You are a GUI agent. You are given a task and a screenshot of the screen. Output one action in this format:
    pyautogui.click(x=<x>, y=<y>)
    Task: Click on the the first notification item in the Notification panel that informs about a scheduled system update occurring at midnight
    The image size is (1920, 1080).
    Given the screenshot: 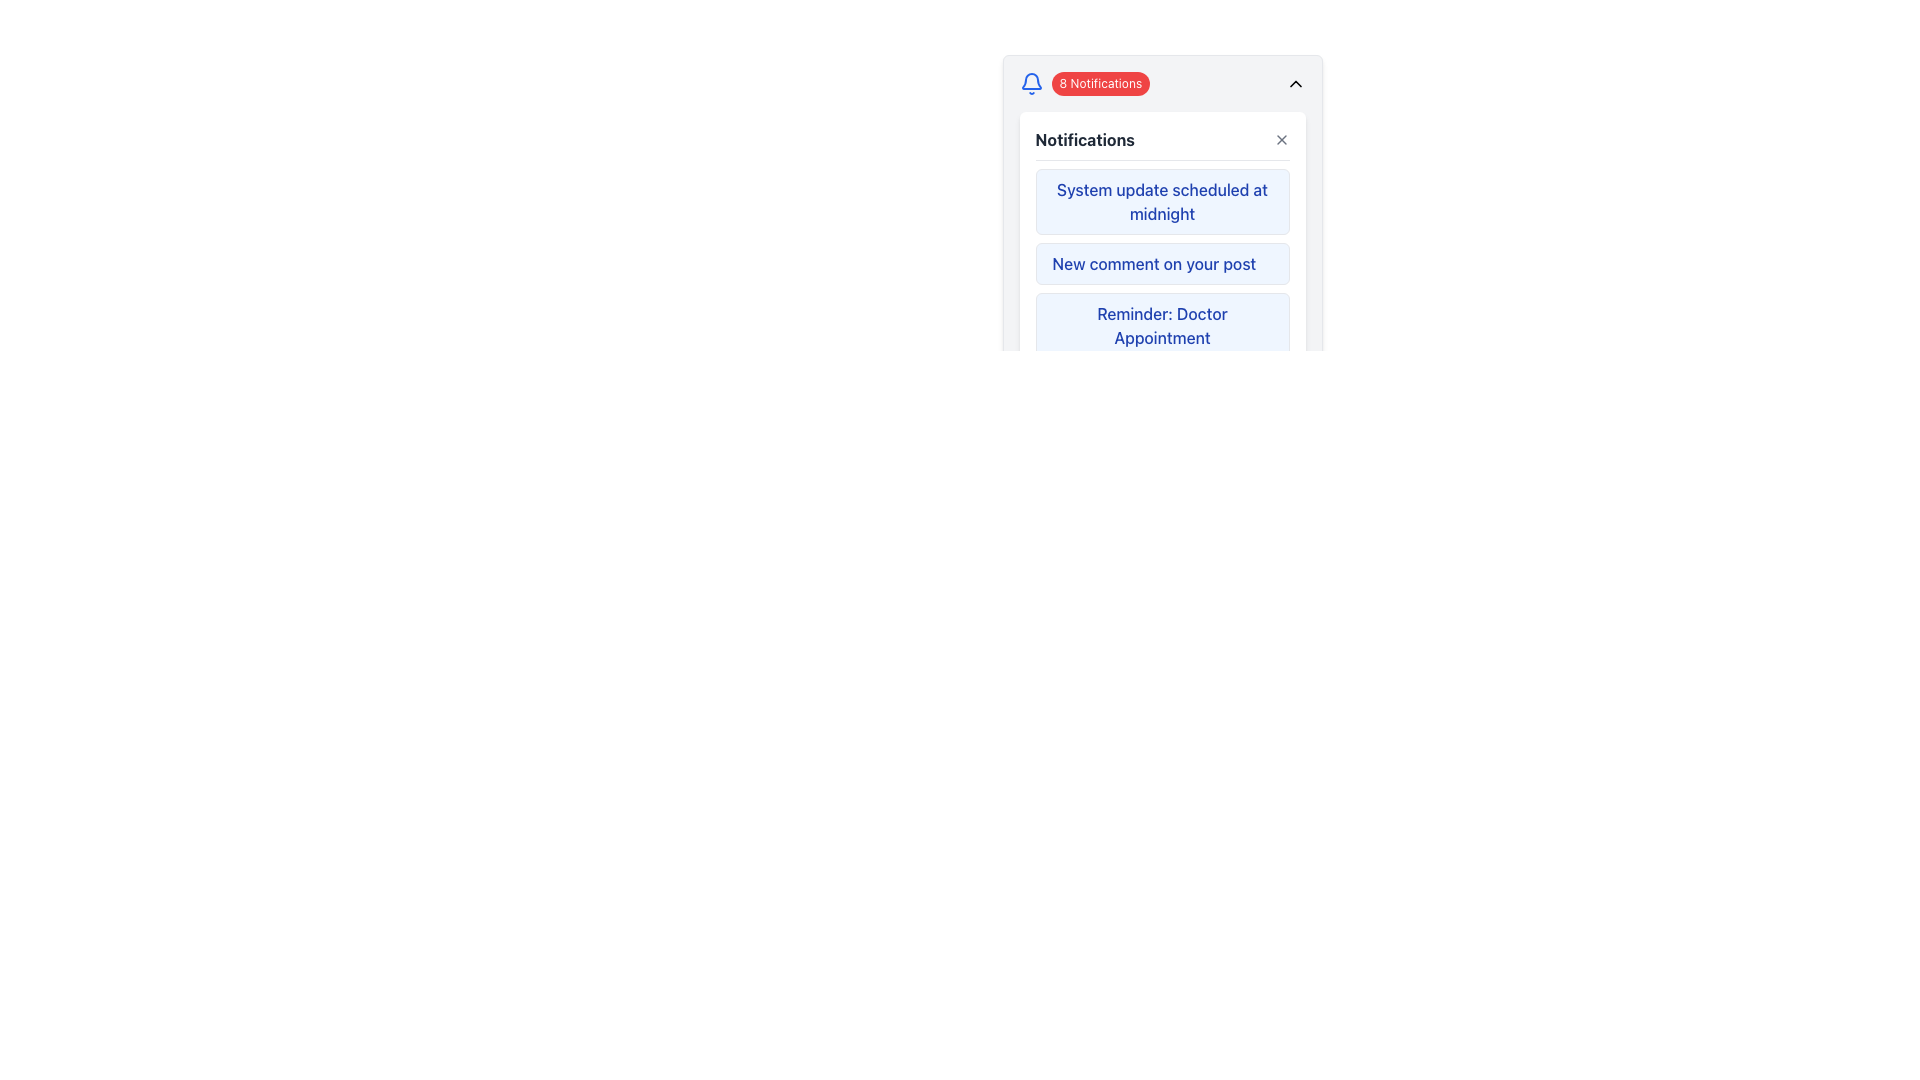 What is the action you would take?
    pyautogui.click(x=1162, y=201)
    